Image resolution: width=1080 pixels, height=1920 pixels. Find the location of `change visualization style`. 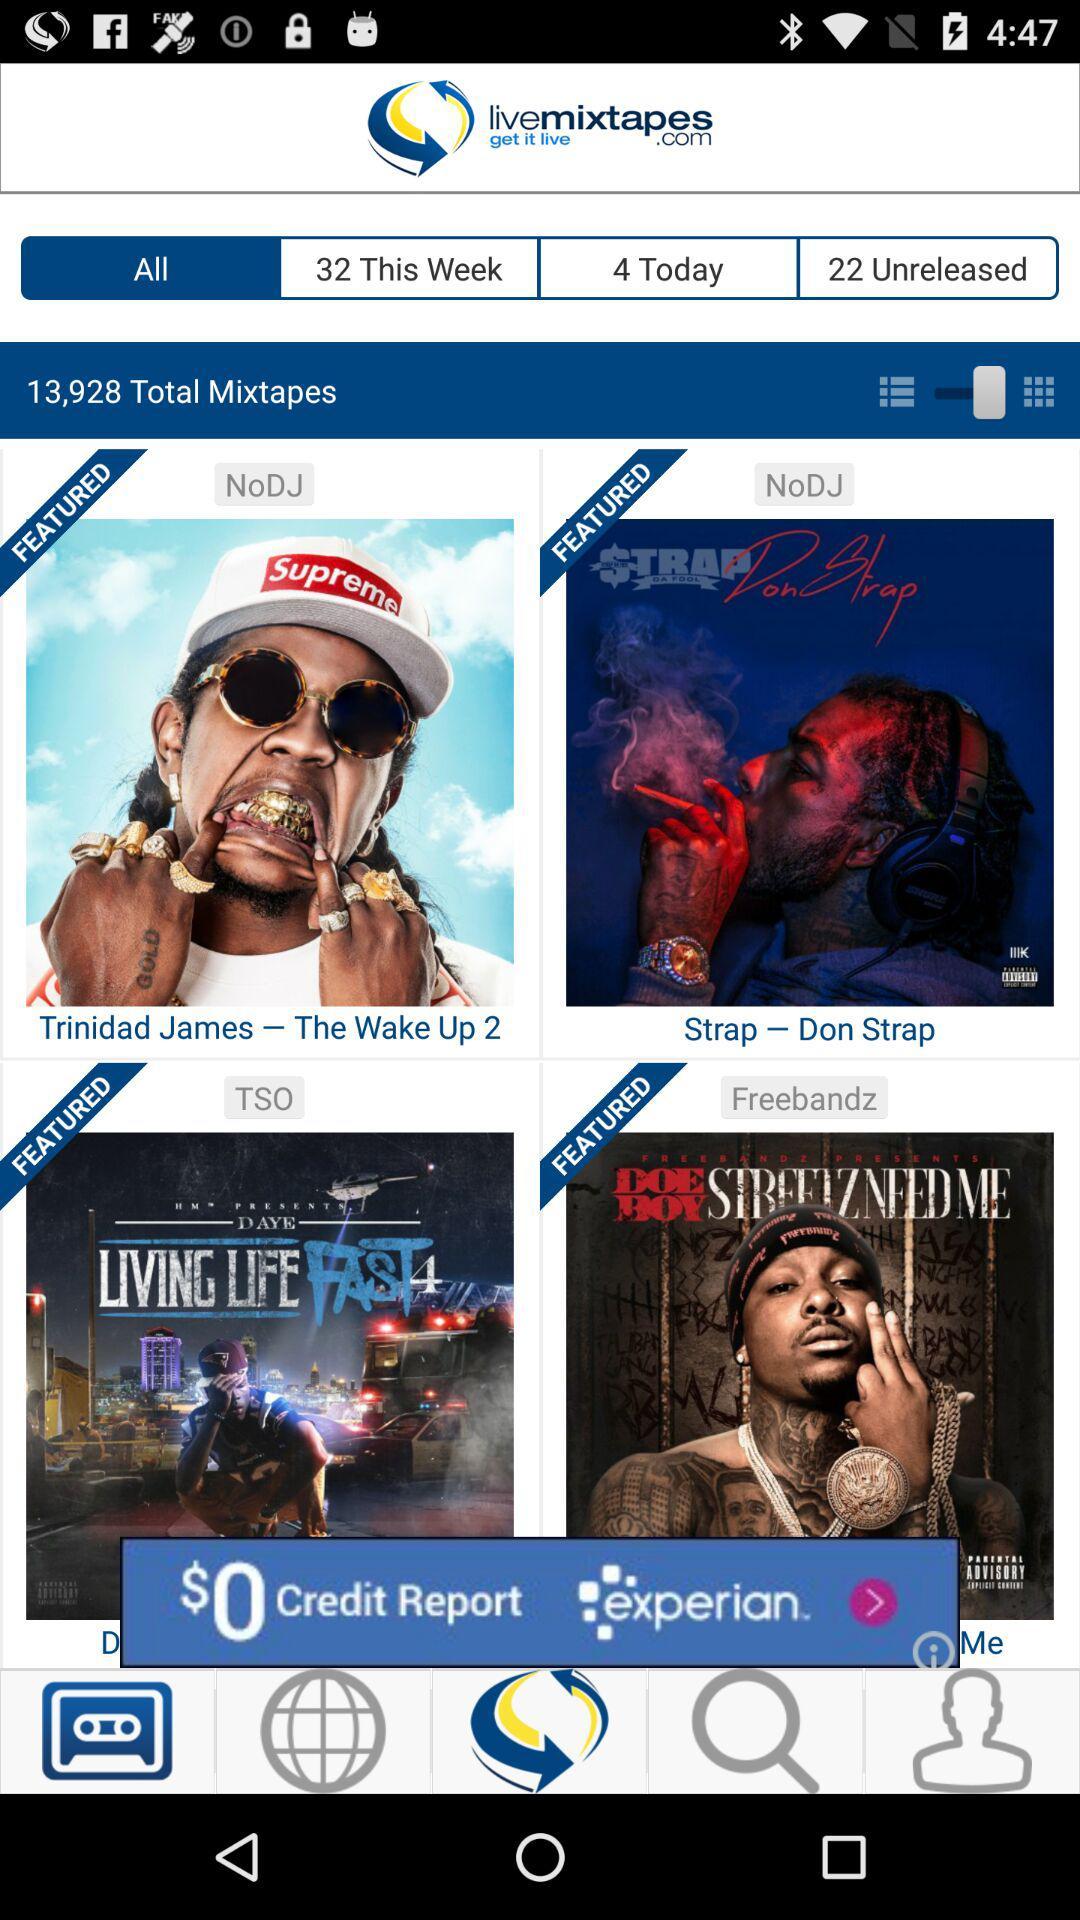

change visualization style is located at coordinates (965, 388).